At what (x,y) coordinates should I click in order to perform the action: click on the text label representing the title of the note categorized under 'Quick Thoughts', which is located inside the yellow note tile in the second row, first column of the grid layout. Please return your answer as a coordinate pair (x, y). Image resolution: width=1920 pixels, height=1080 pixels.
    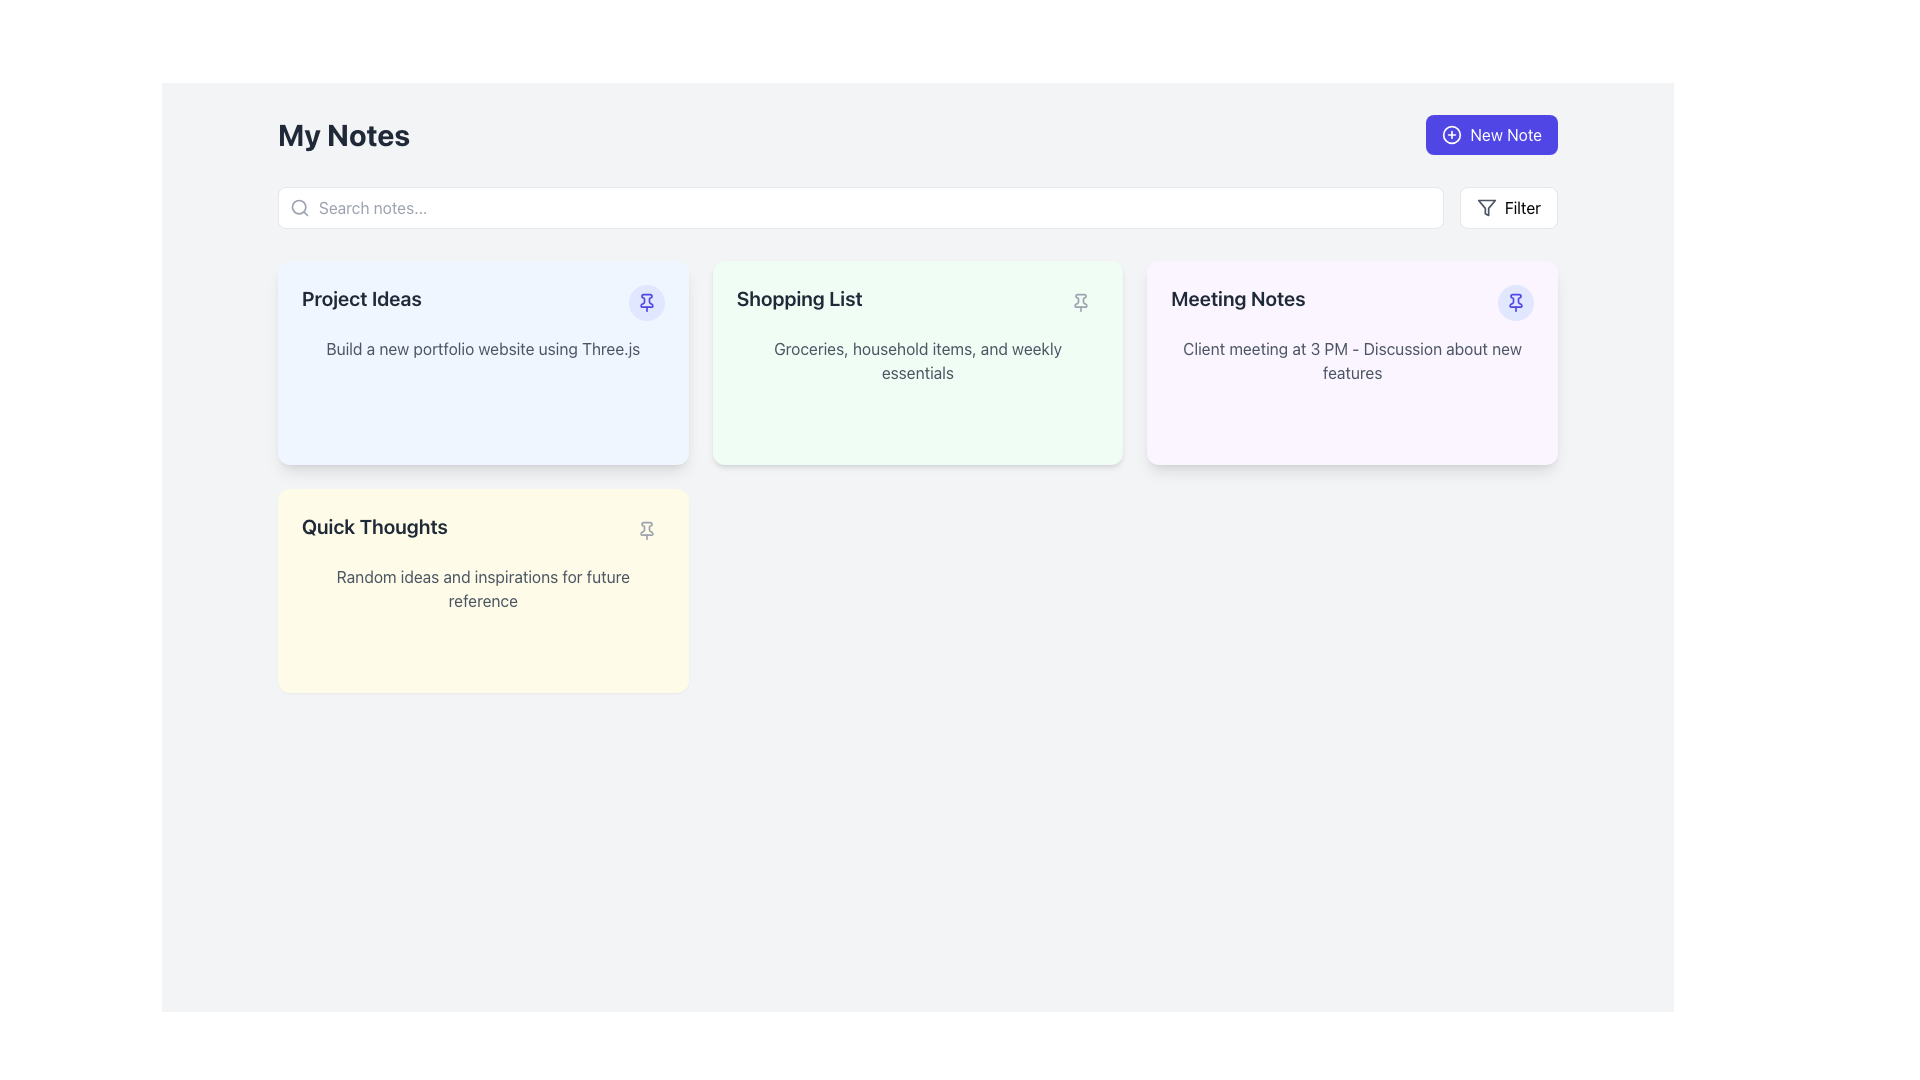
    Looking at the image, I should click on (374, 526).